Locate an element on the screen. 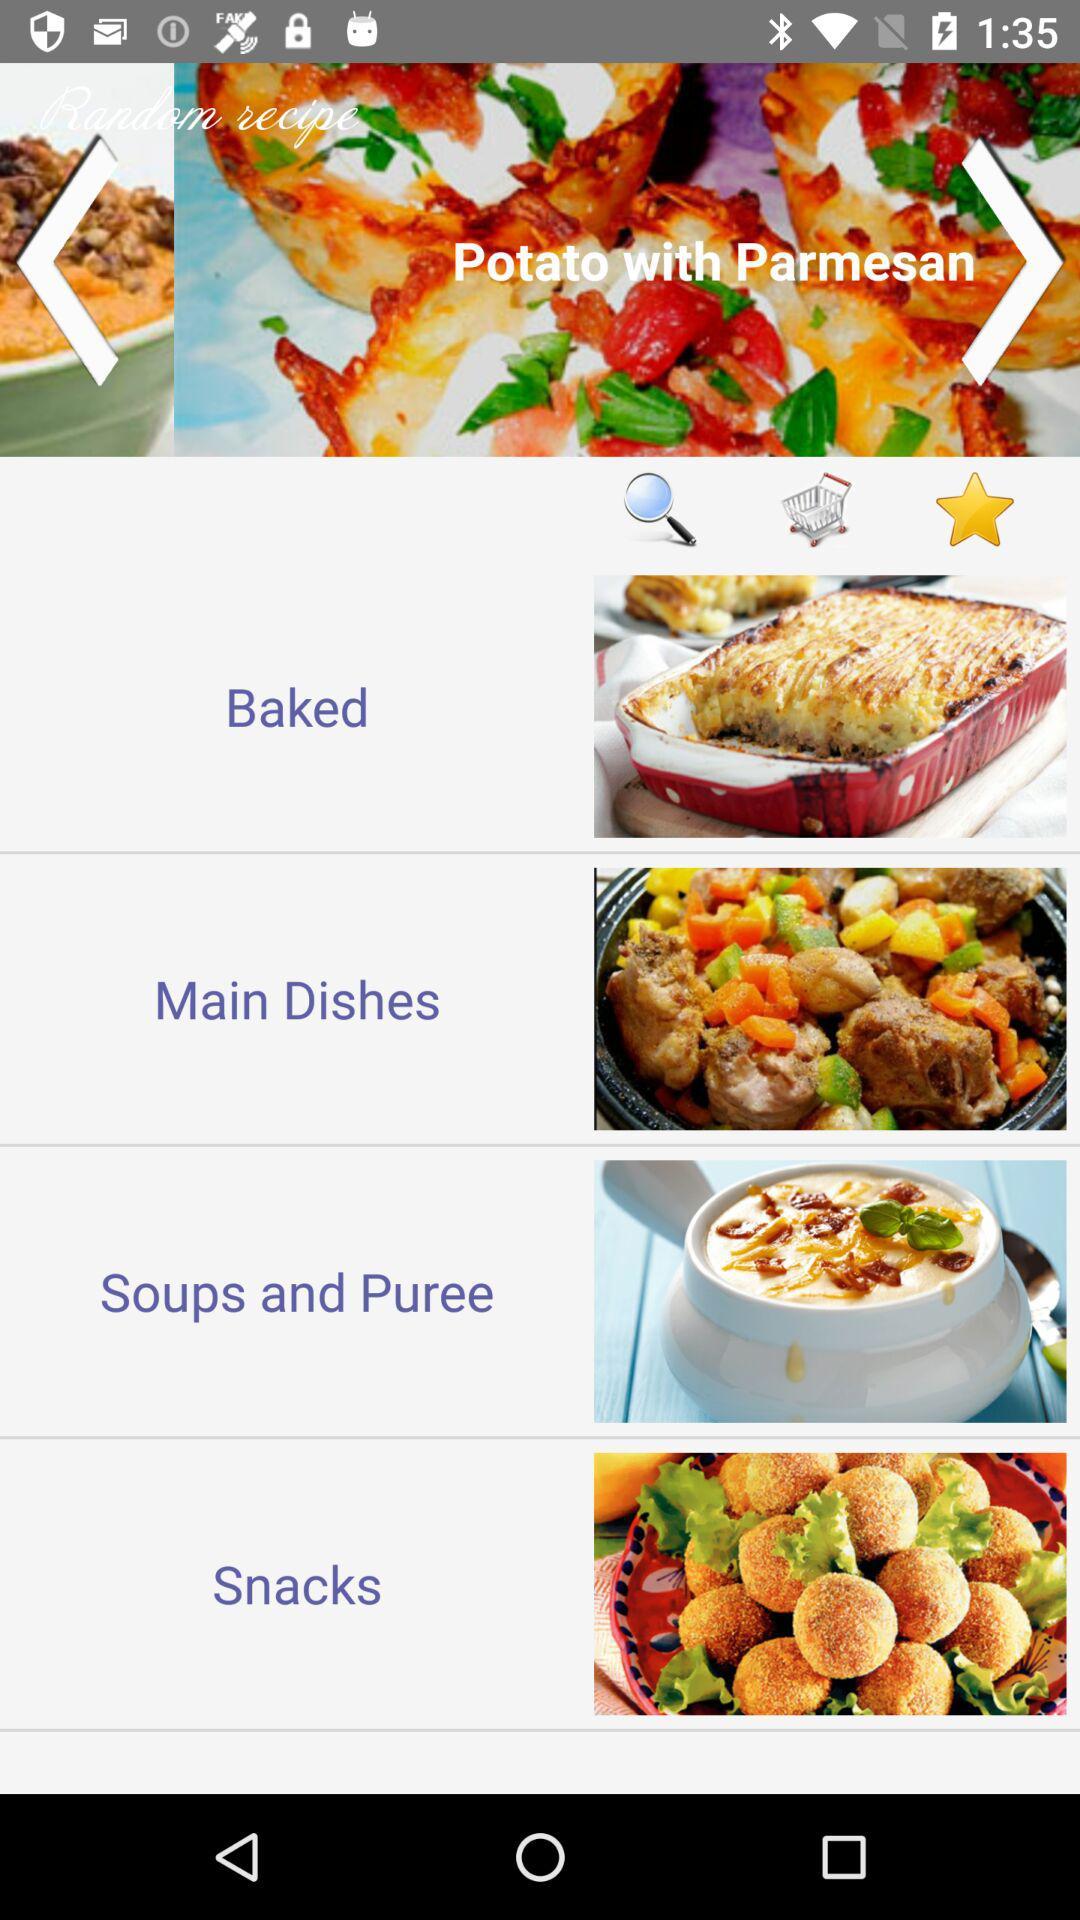 This screenshot has height=1920, width=1080. baked item is located at coordinates (297, 706).